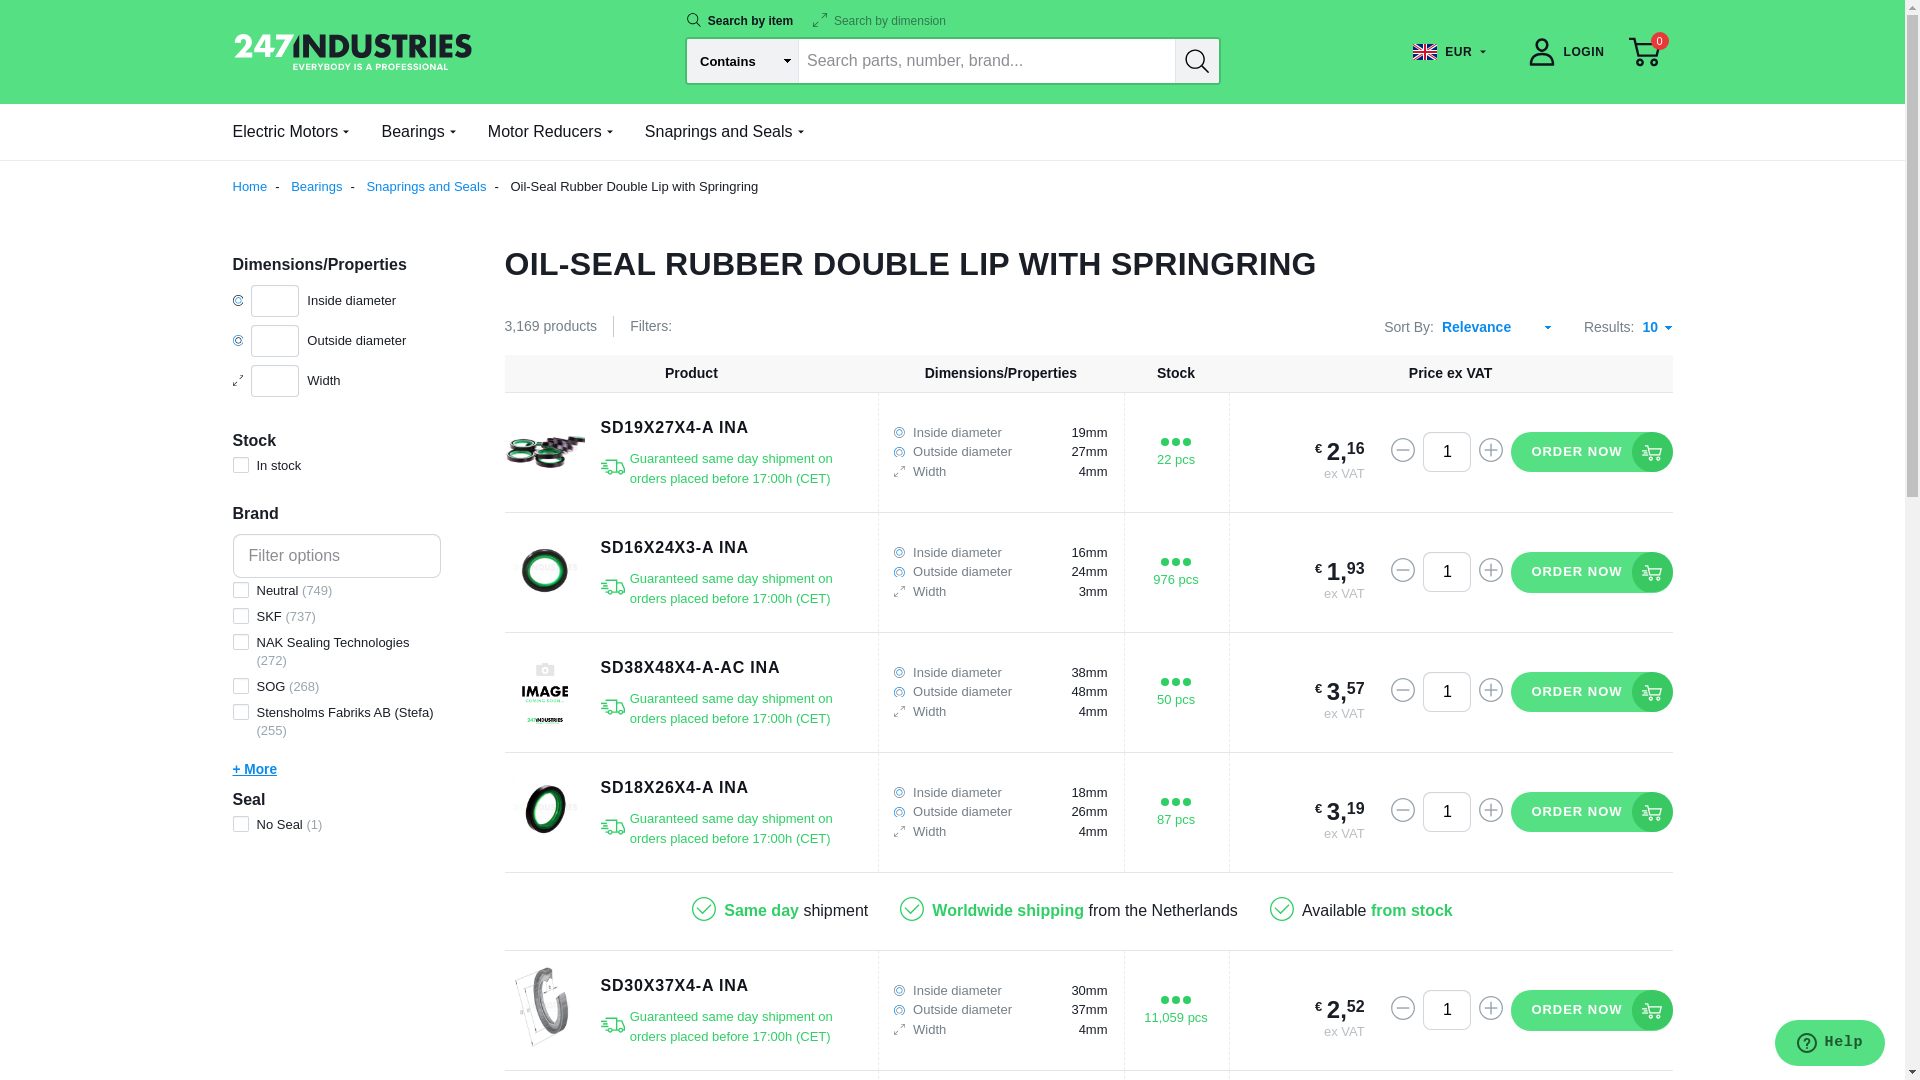 Image resolution: width=1920 pixels, height=1080 pixels. What do you see at coordinates (1450, 372) in the screenshot?
I see `'Price ex VAT'` at bounding box center [1450, 372].